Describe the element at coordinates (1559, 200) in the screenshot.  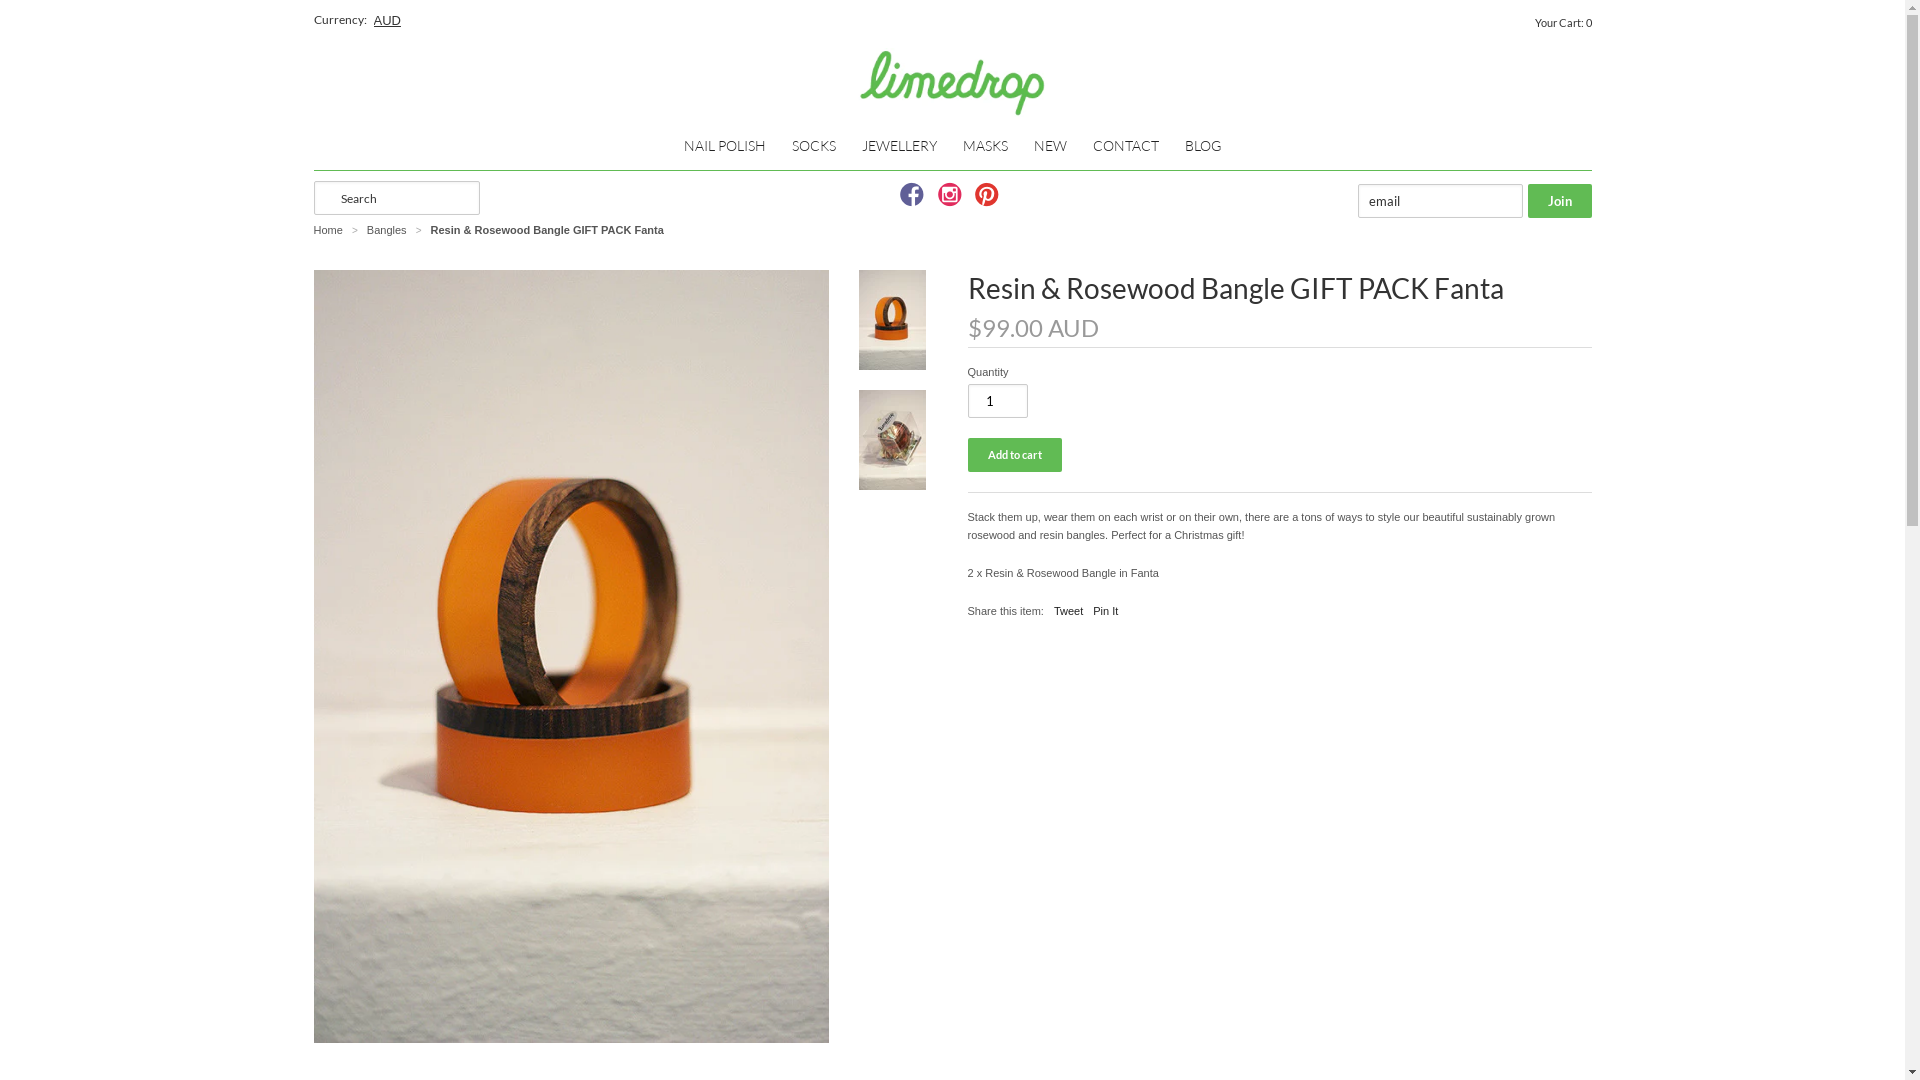
I see `'Join'` at that location.